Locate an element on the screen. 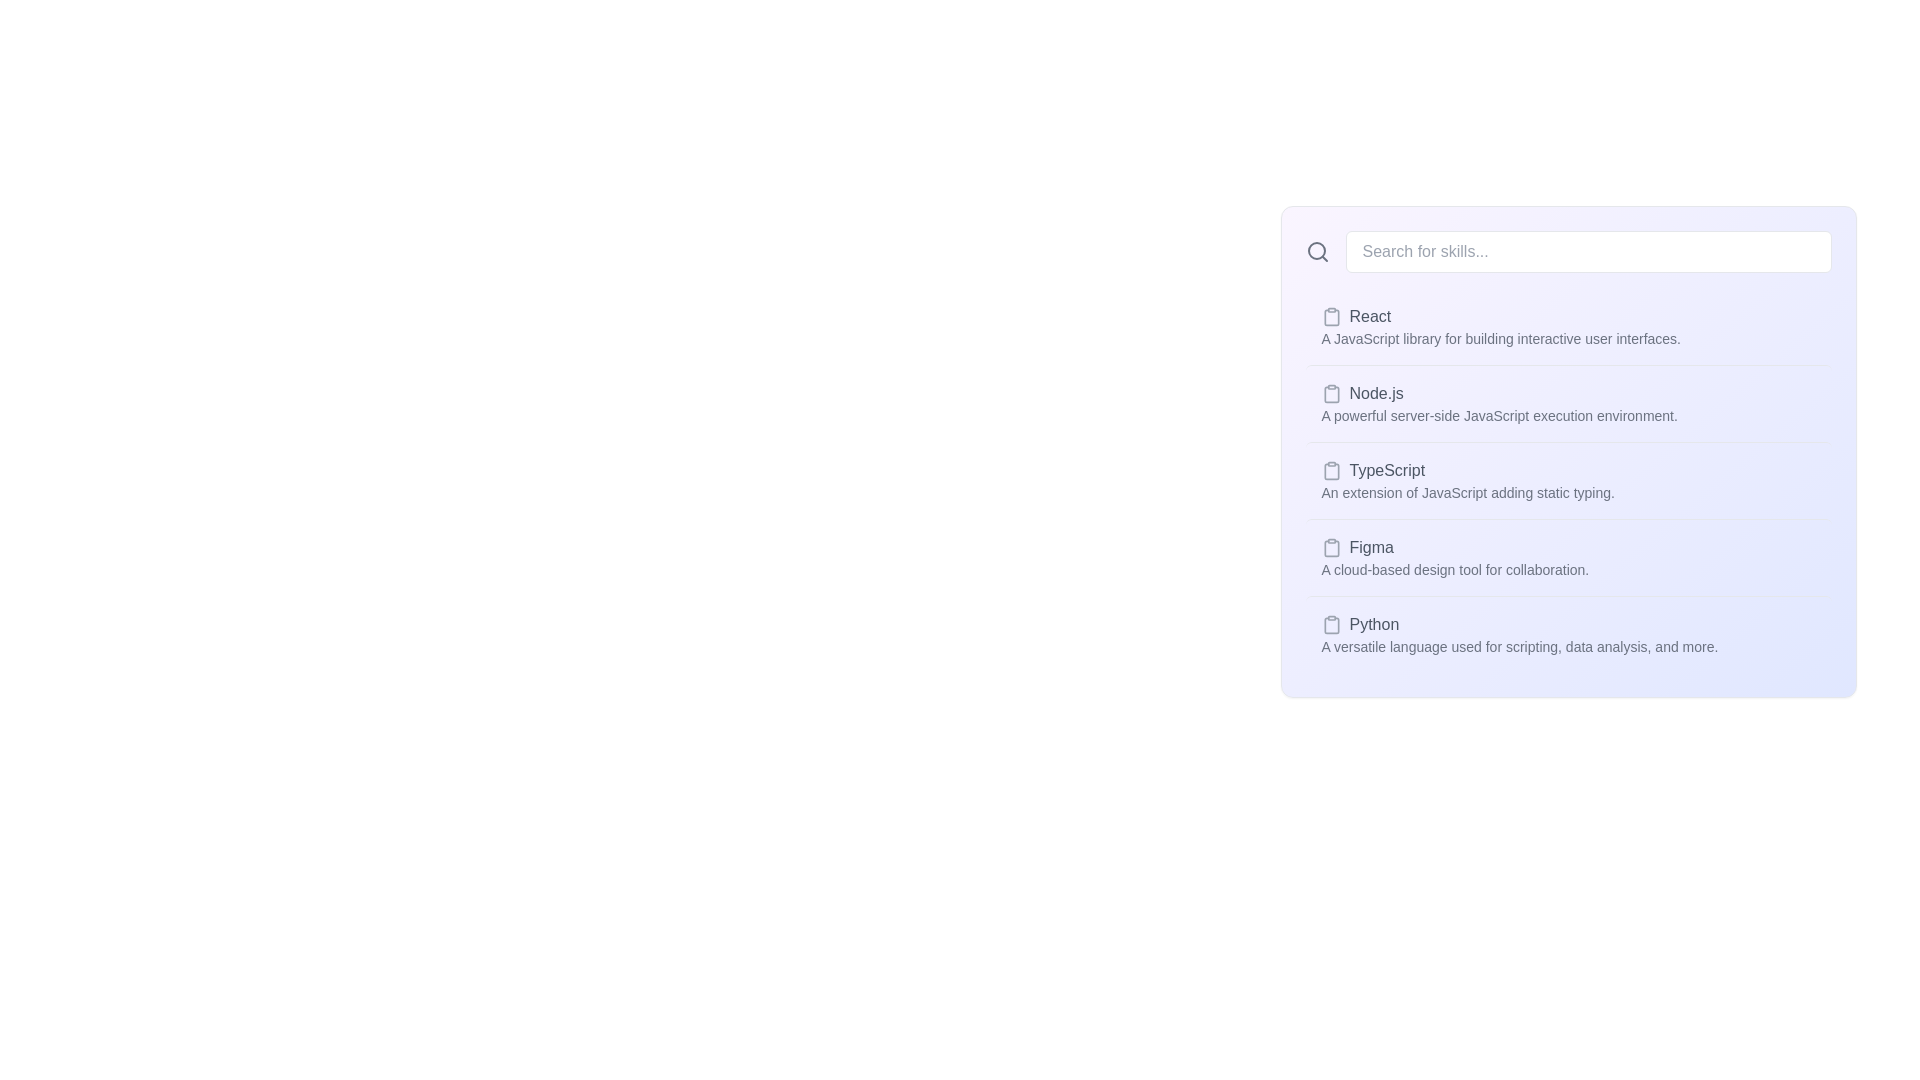  the first list item containing the text 'React: A JavaScript library for building interactive user interfaces.' is located at coordinates (1501, 326).